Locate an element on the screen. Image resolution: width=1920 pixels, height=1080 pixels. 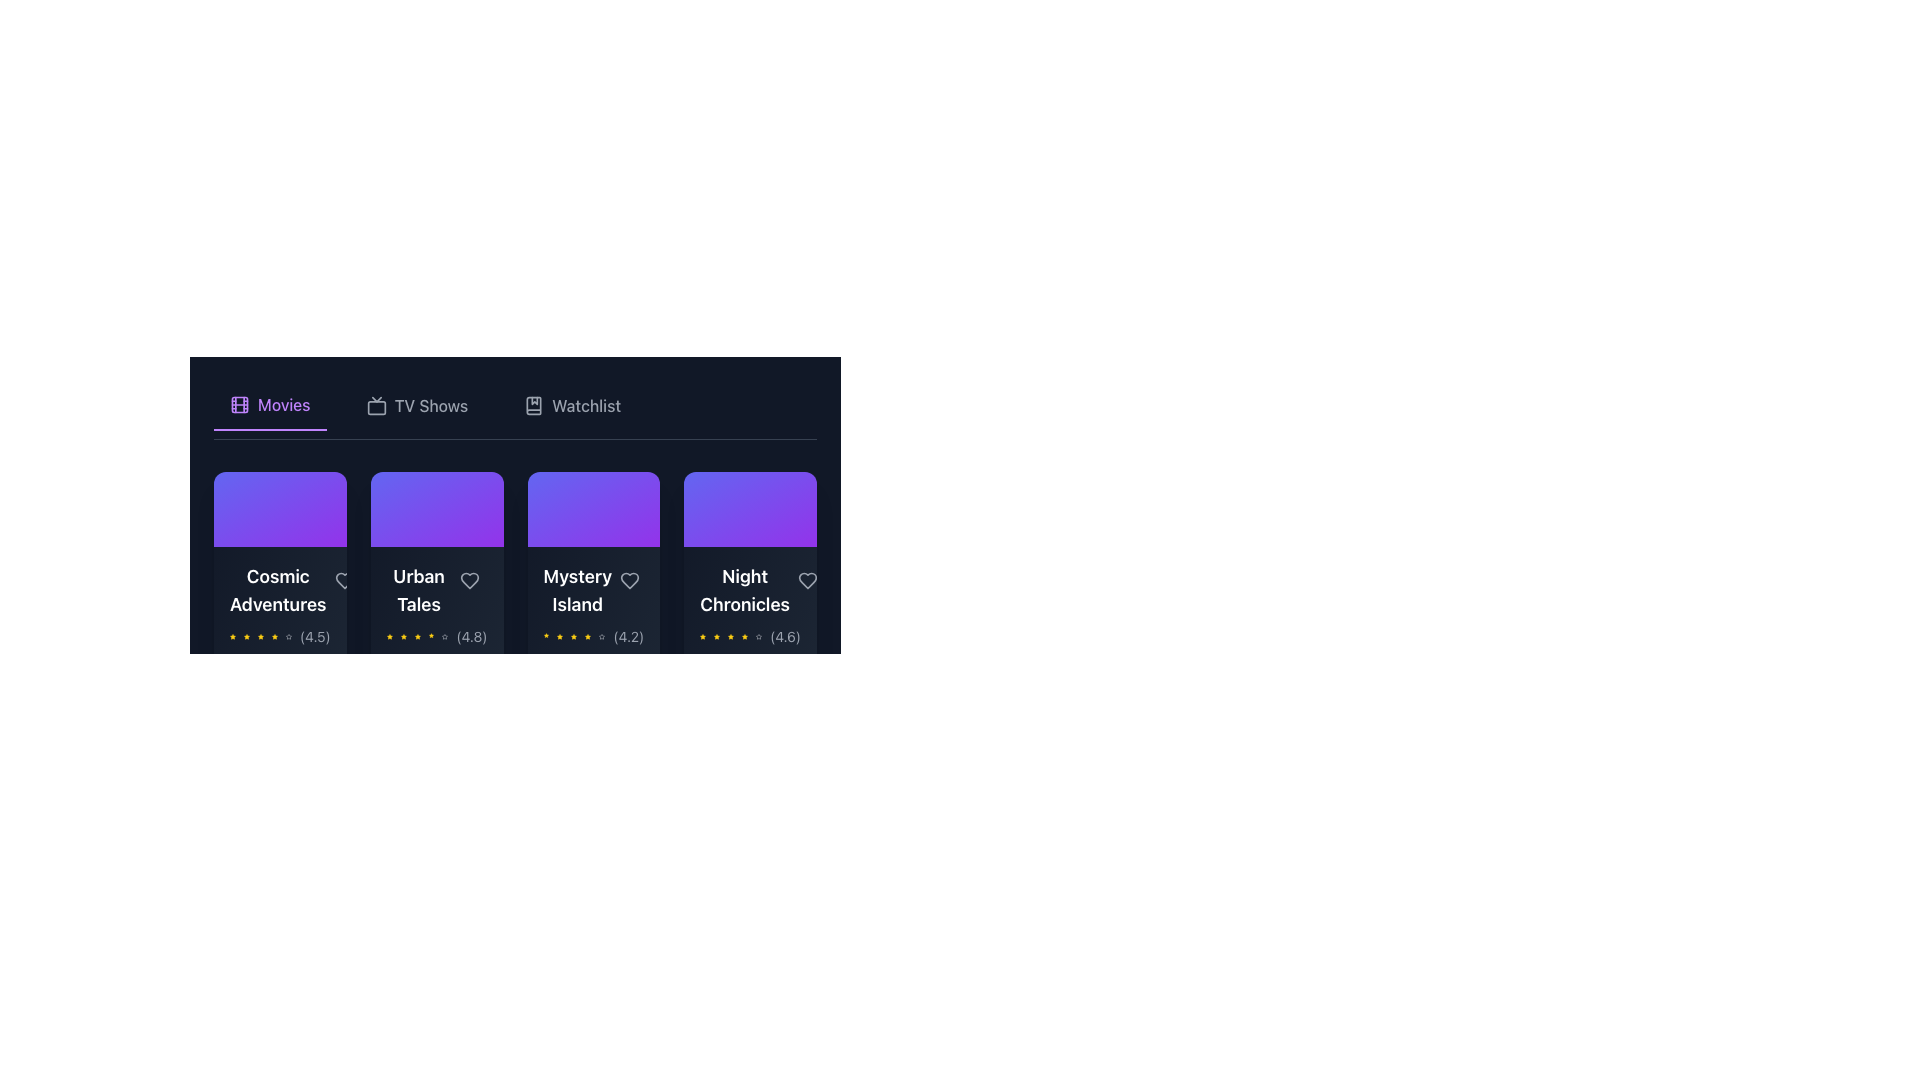
the second star in the row of five stars representing the rating level for the 'Cosmic Adventures' card in the 'Movies' section is located at coordinates (245, 636).